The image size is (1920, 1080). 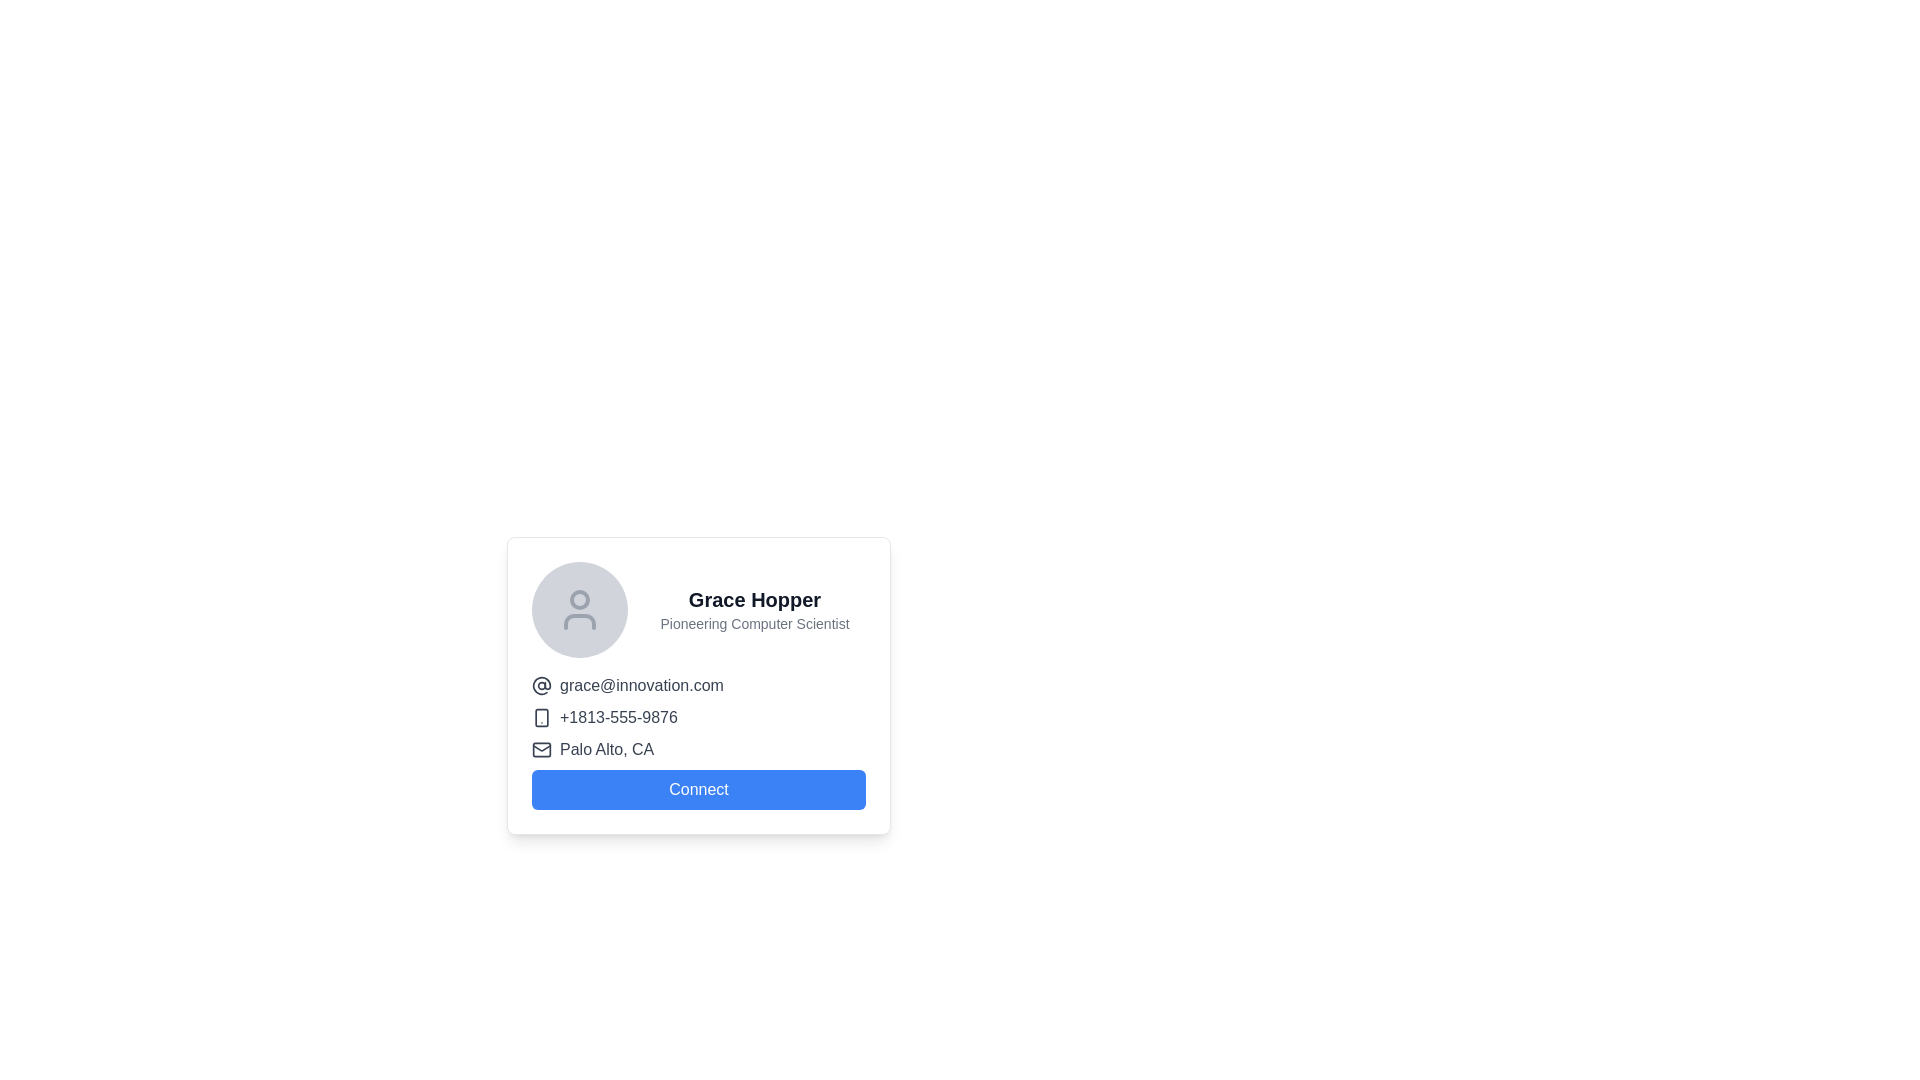 I want to click on the contact information section containing email, phone number, and location for 'Grace Hopper', which is positioned below the profile picture and above the 'Connect' button, so click(x=699, y=741).